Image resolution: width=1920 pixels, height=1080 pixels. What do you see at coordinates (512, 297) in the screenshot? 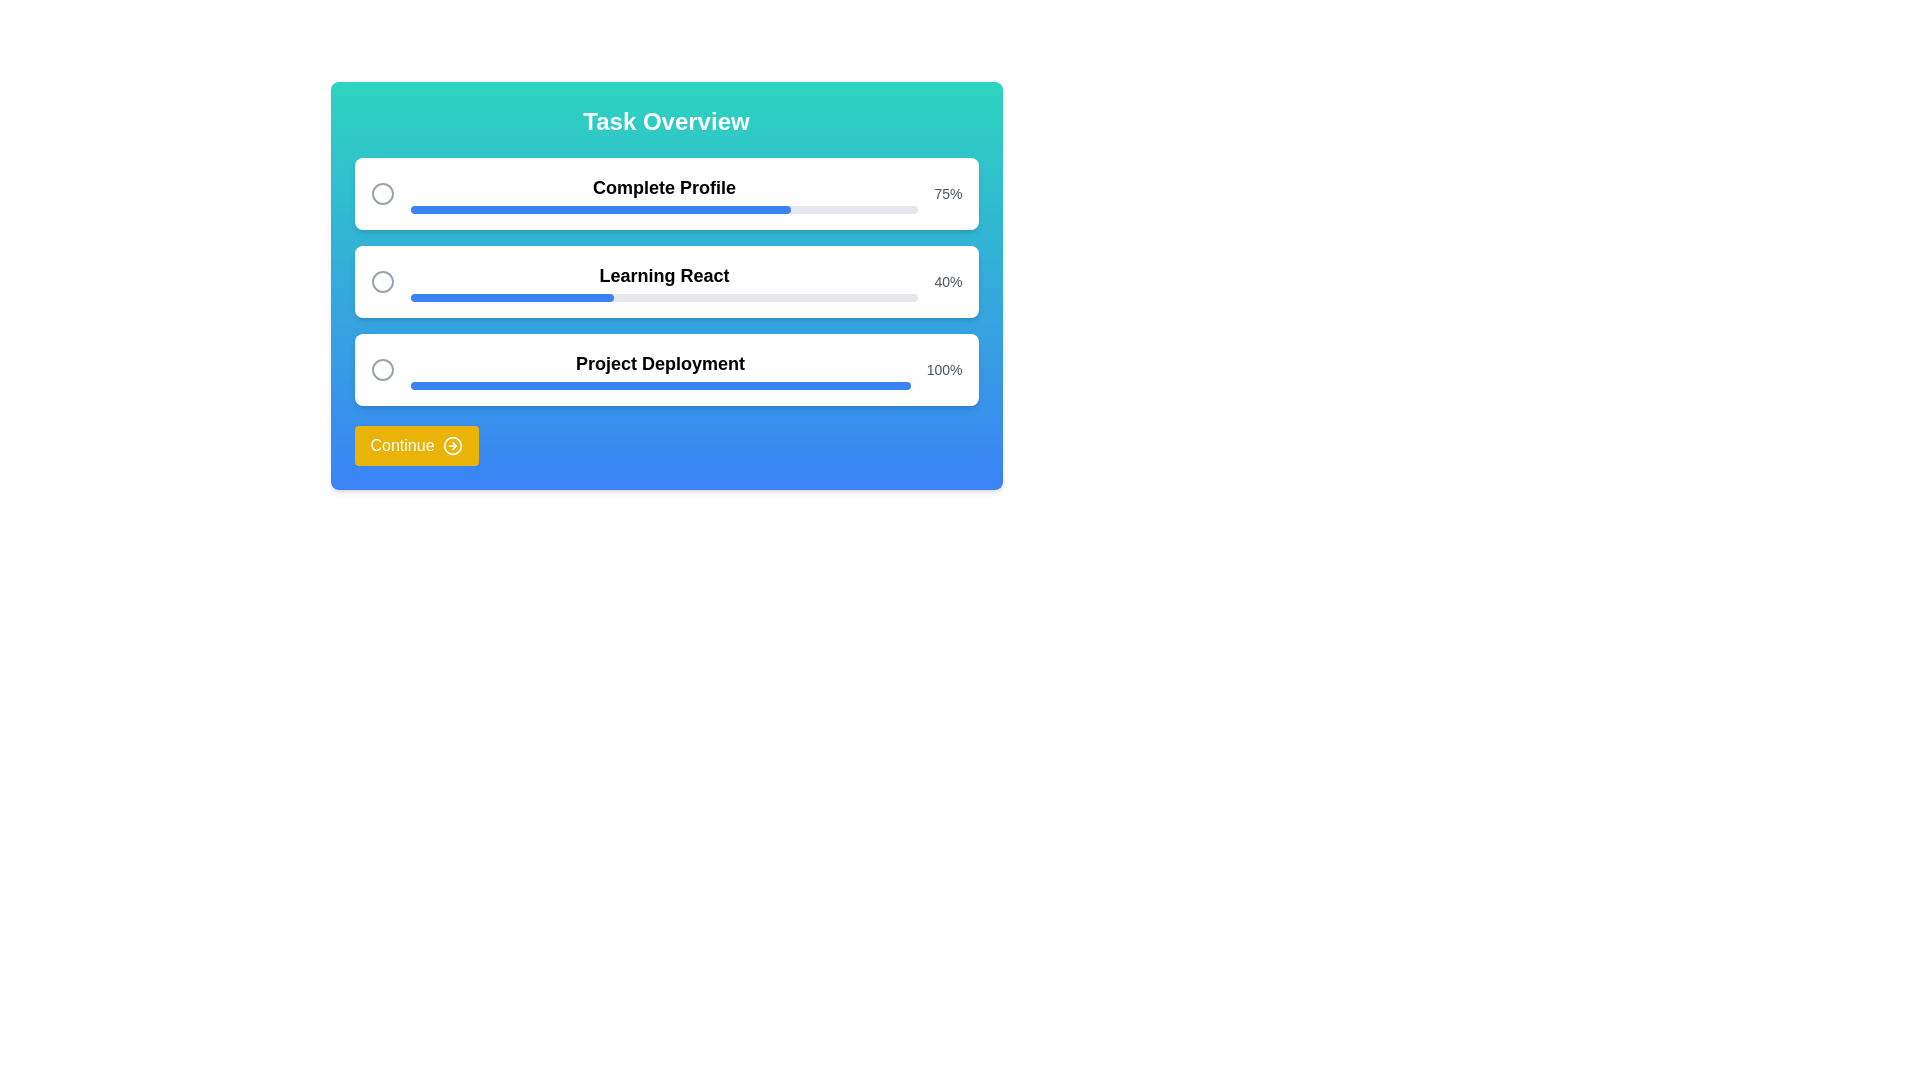
I see `the blue progress bar segment that represents 40% of the total width within the second progress bar labeled 'Learning React'` at bounding box center [512, 297].